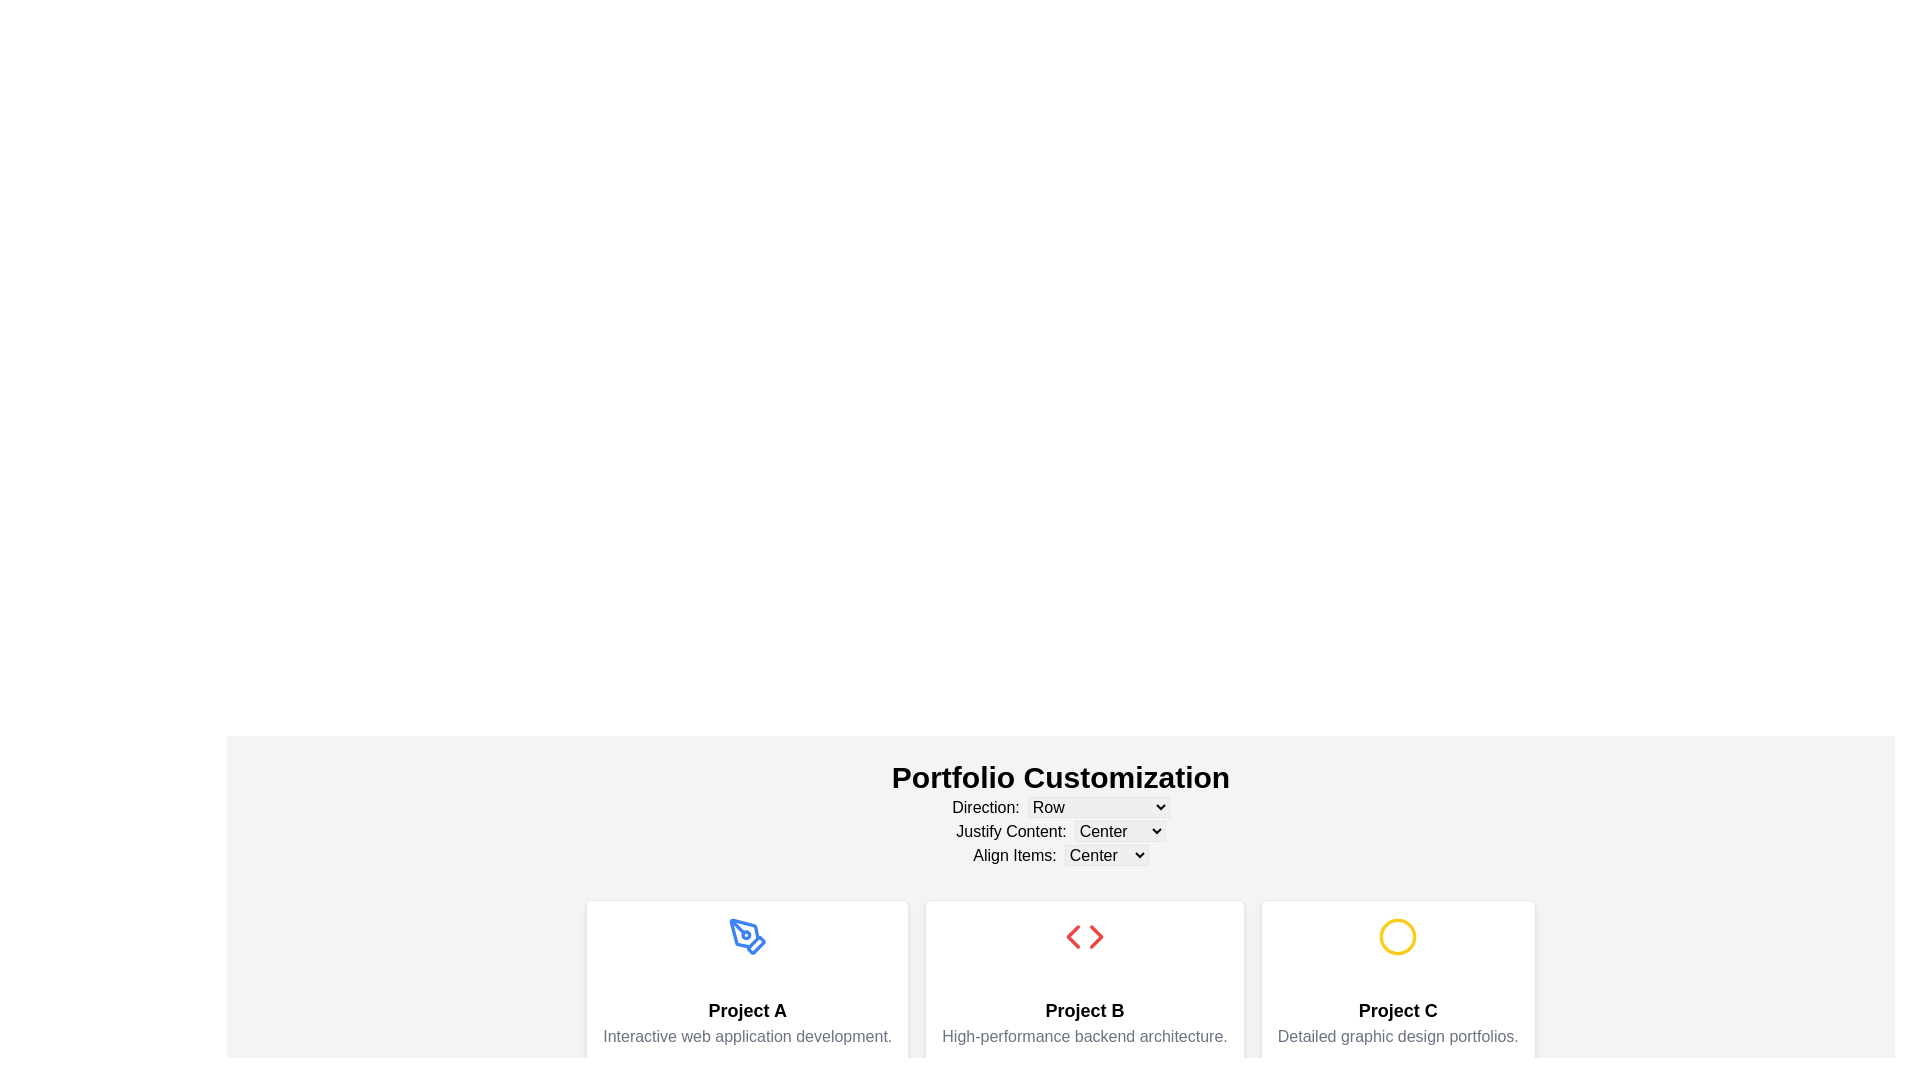 The width and height of the screenshot is (1920, 1080). I want to click on the 'Justify Content' label located near the top-center of the 'Portfolio Customization' section, to the left of the dropdown menu, so click(1011, 831).